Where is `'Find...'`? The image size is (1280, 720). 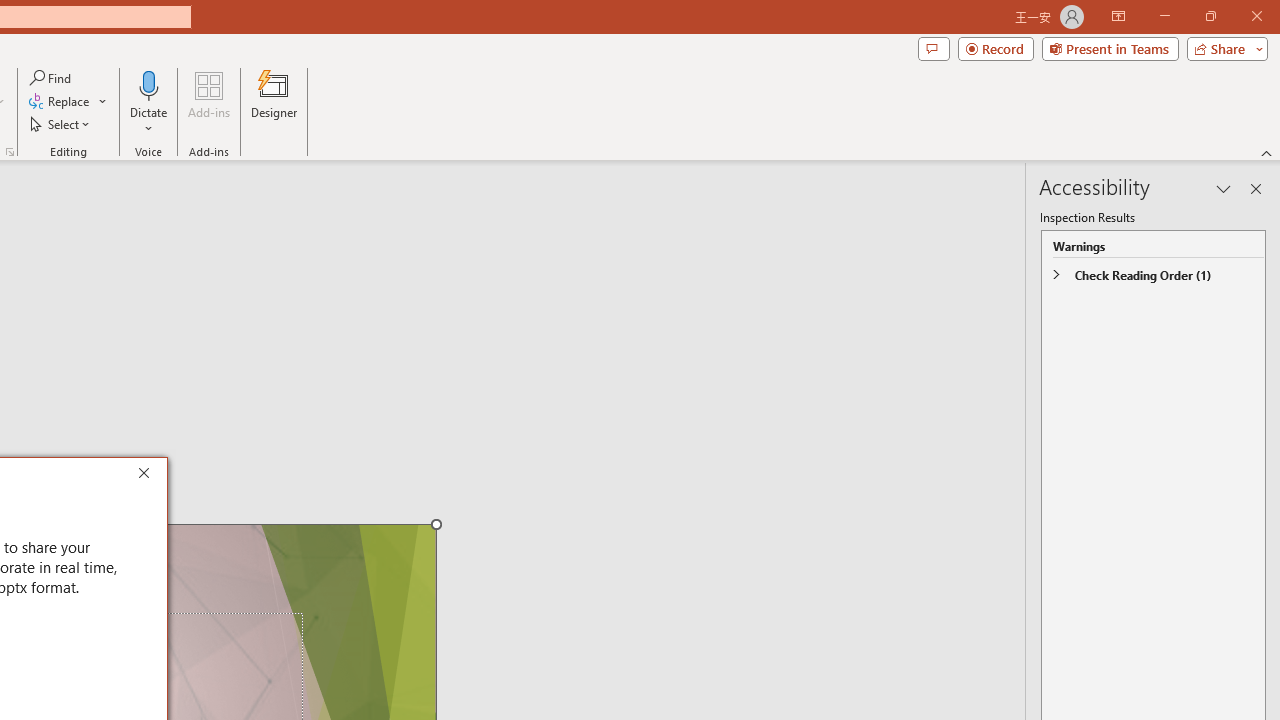 'Find...' is located at coordinates (51, 77).